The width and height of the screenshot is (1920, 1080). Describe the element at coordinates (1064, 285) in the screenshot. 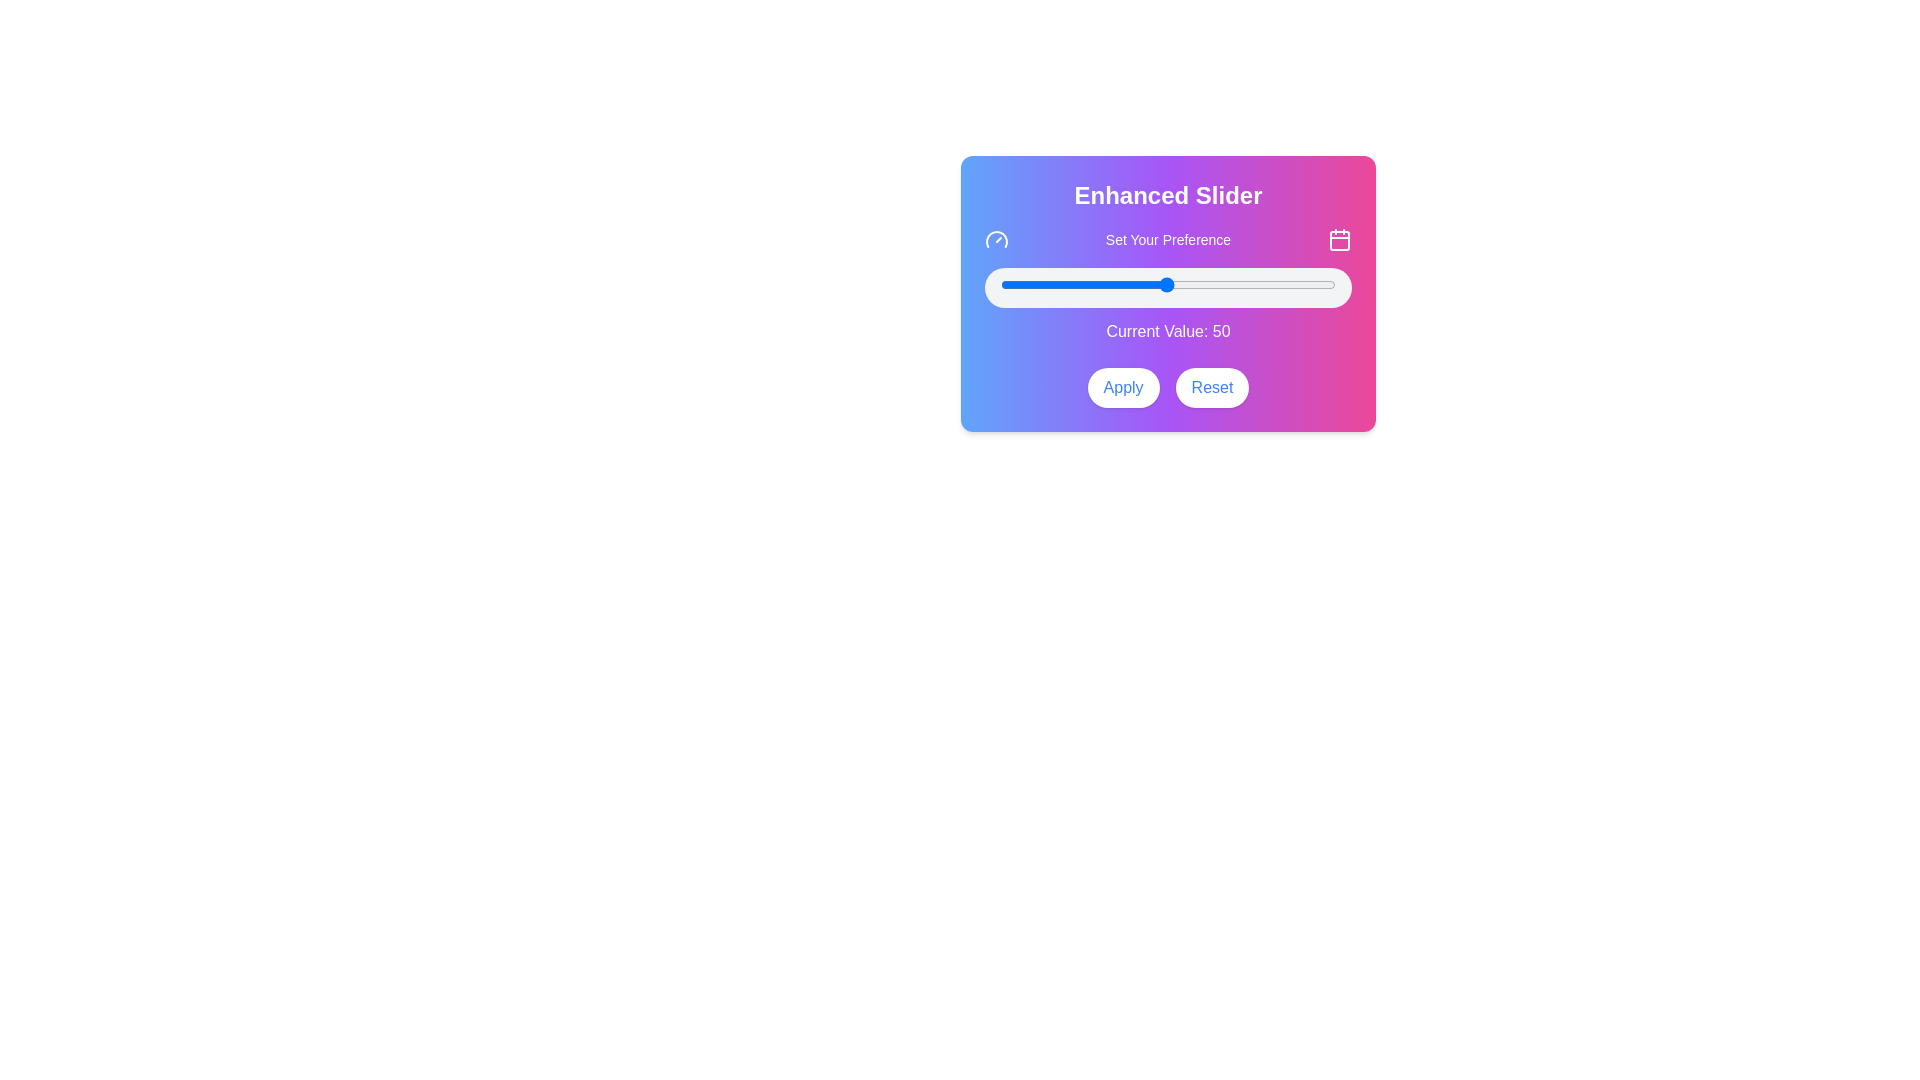

I see `the slider` at that location.